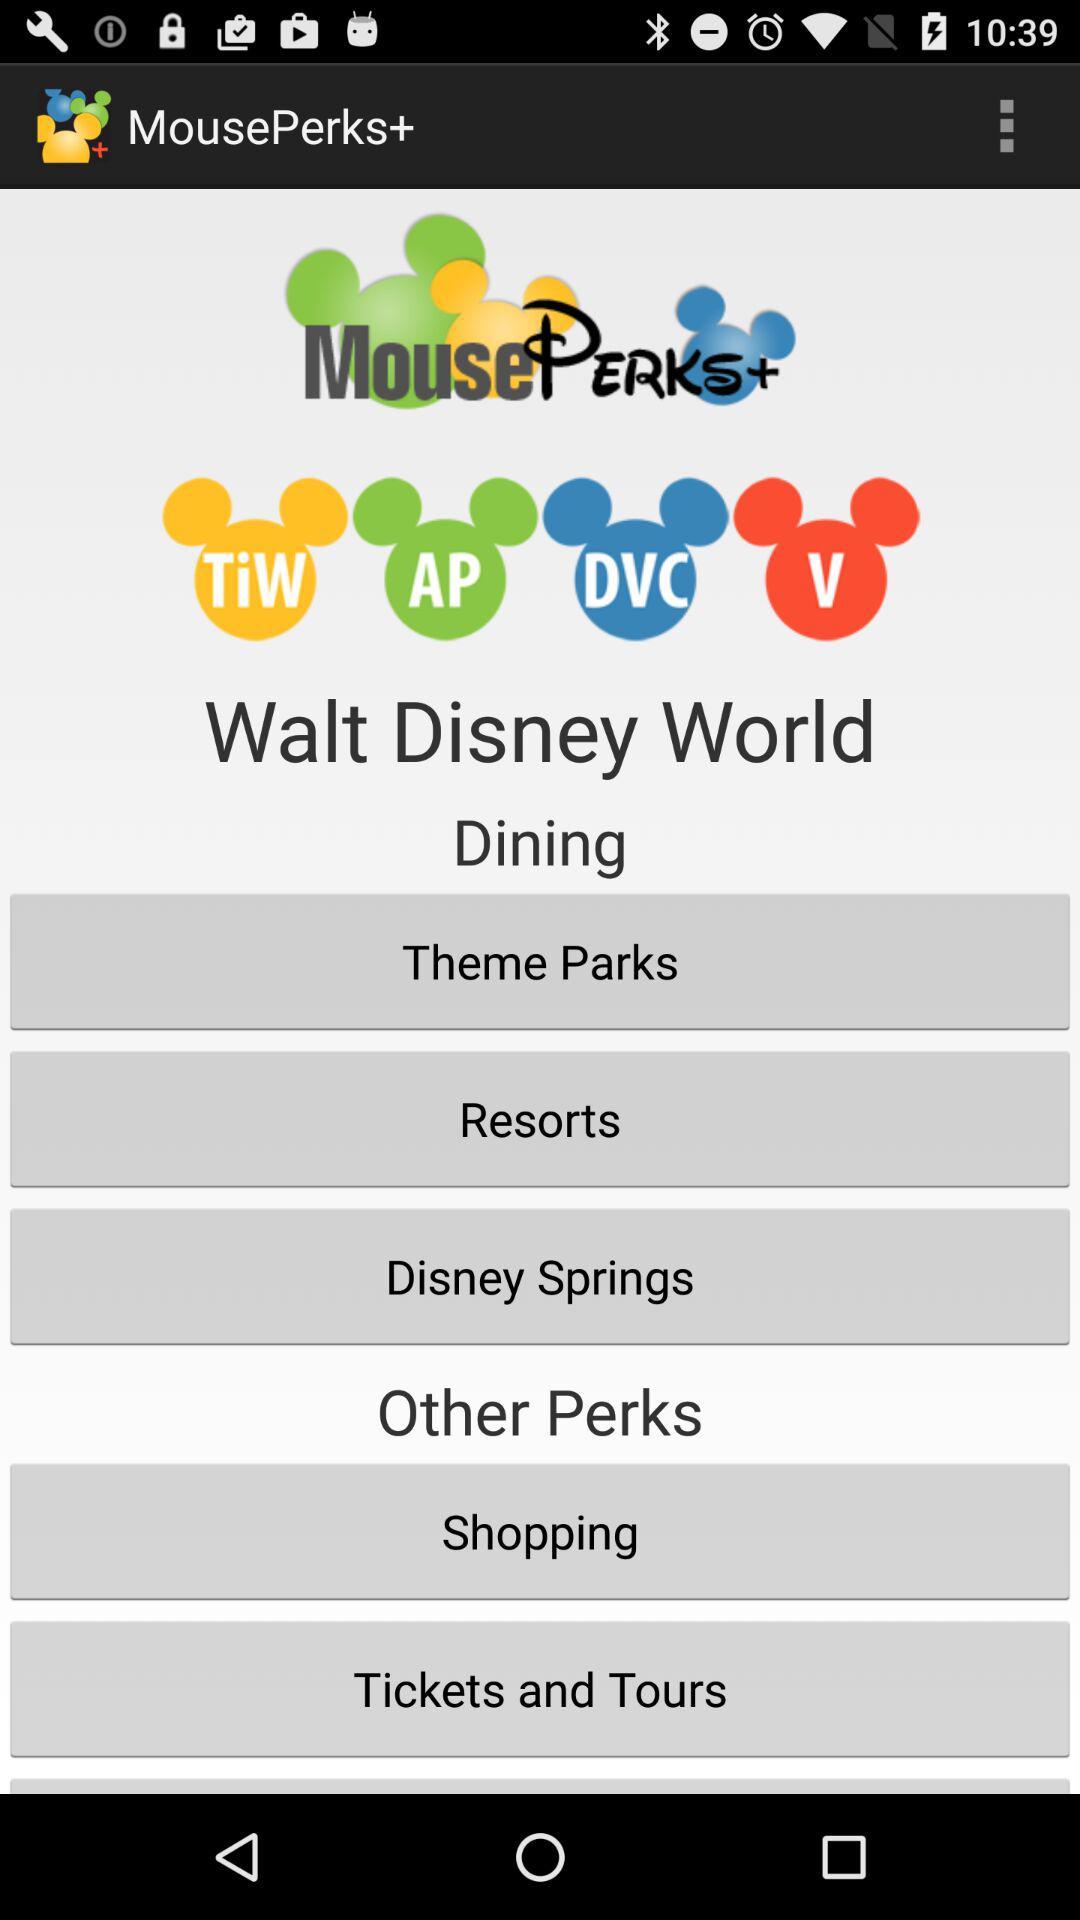 The image size is (1080, 1920). What do you see at coordinates (540, 961) in the screenshot?
I see `the theme parks item` at bounding box center [540, 961].